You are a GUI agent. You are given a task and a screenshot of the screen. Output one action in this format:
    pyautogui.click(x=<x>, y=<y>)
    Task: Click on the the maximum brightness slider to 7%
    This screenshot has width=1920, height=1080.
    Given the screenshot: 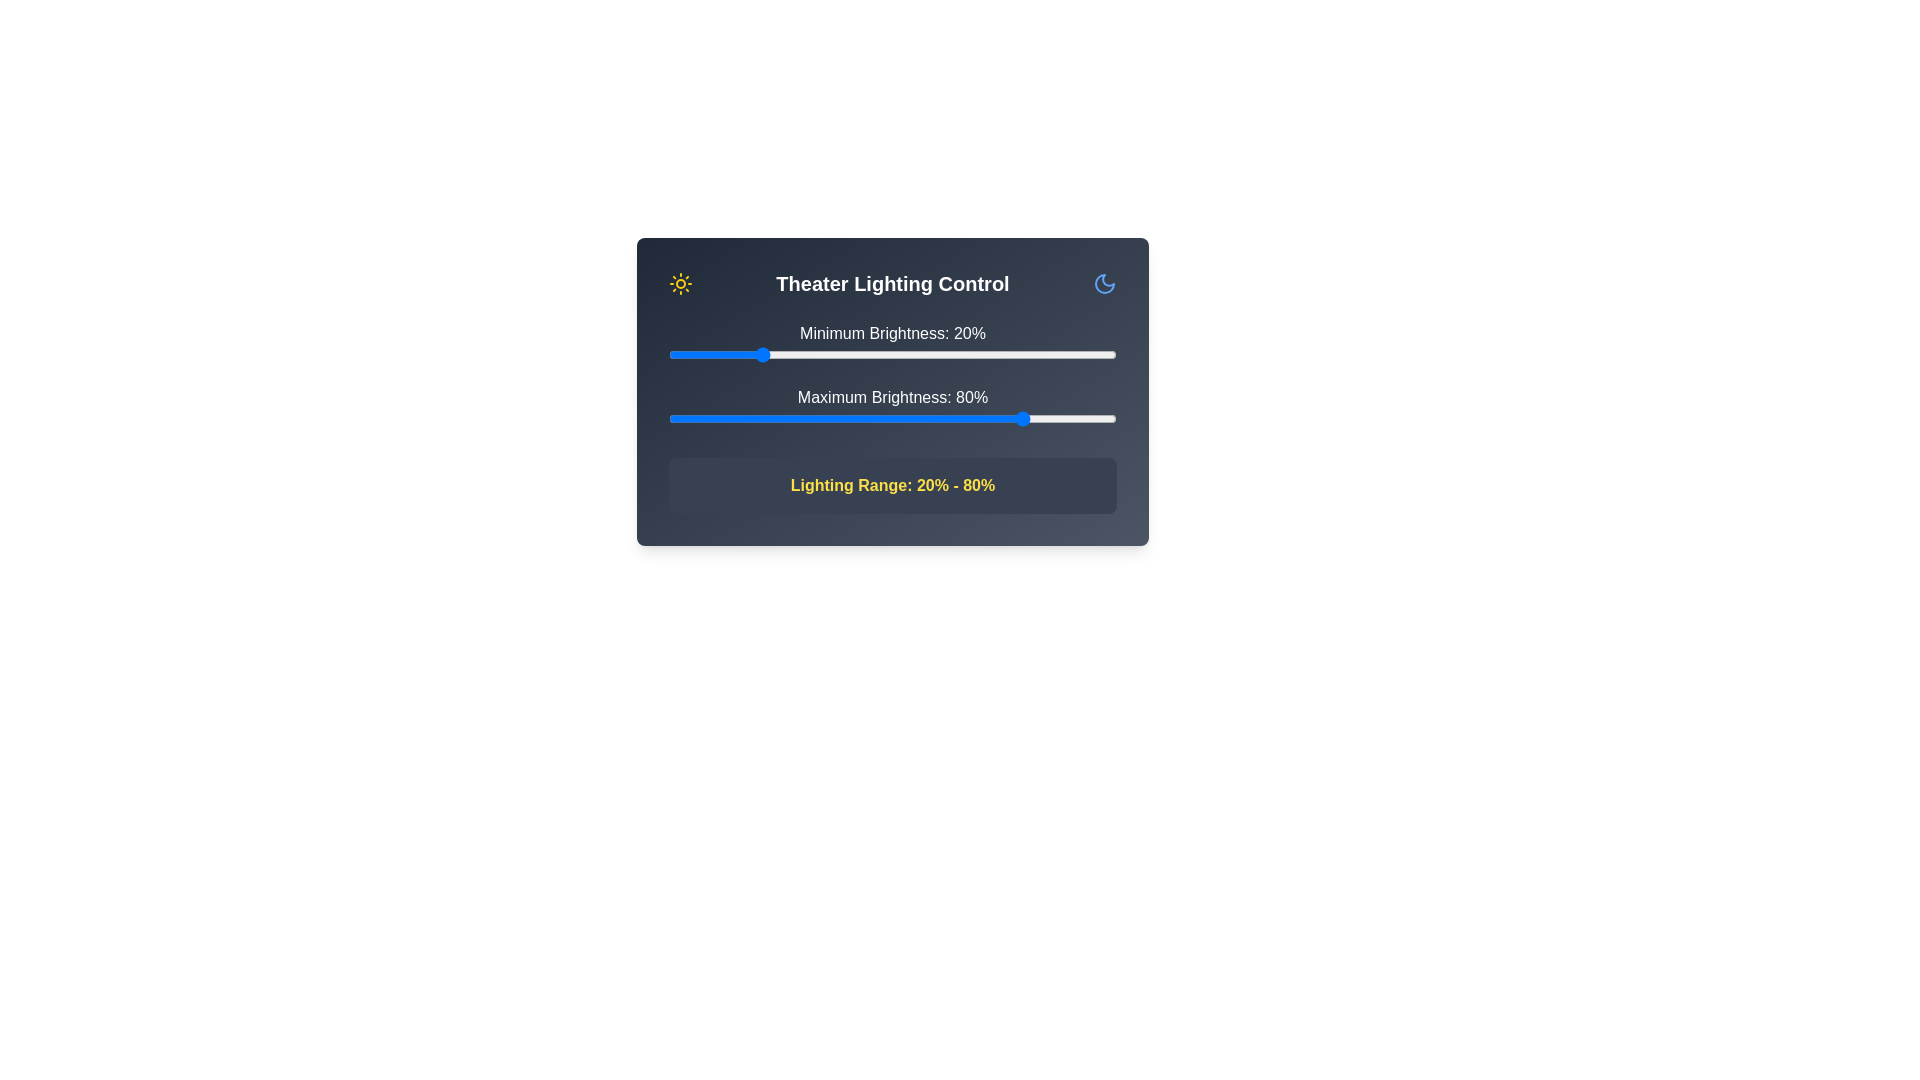 What is the action you would take?
    pyautogui.click(x=700, y=418)
    